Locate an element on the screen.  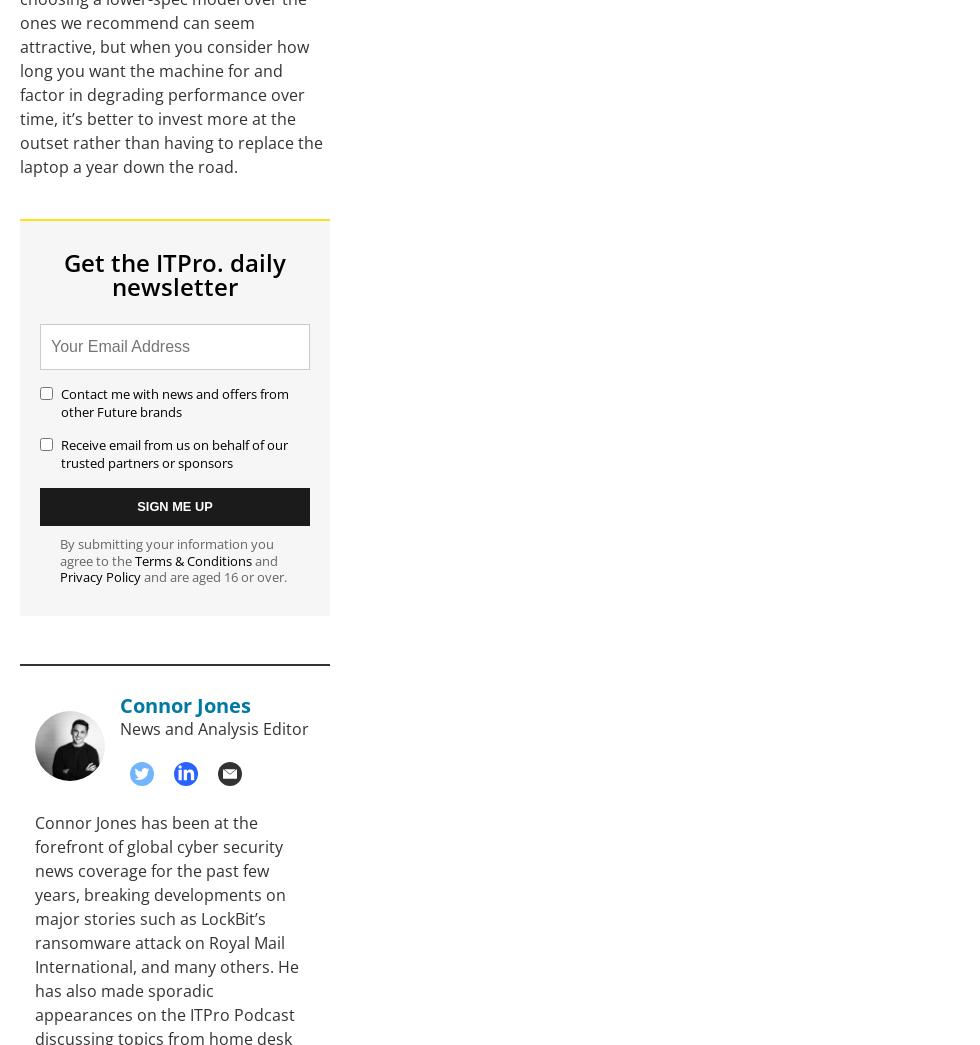
'Get the ITPro. daily newsletter' is located at coordinates (175, 272).